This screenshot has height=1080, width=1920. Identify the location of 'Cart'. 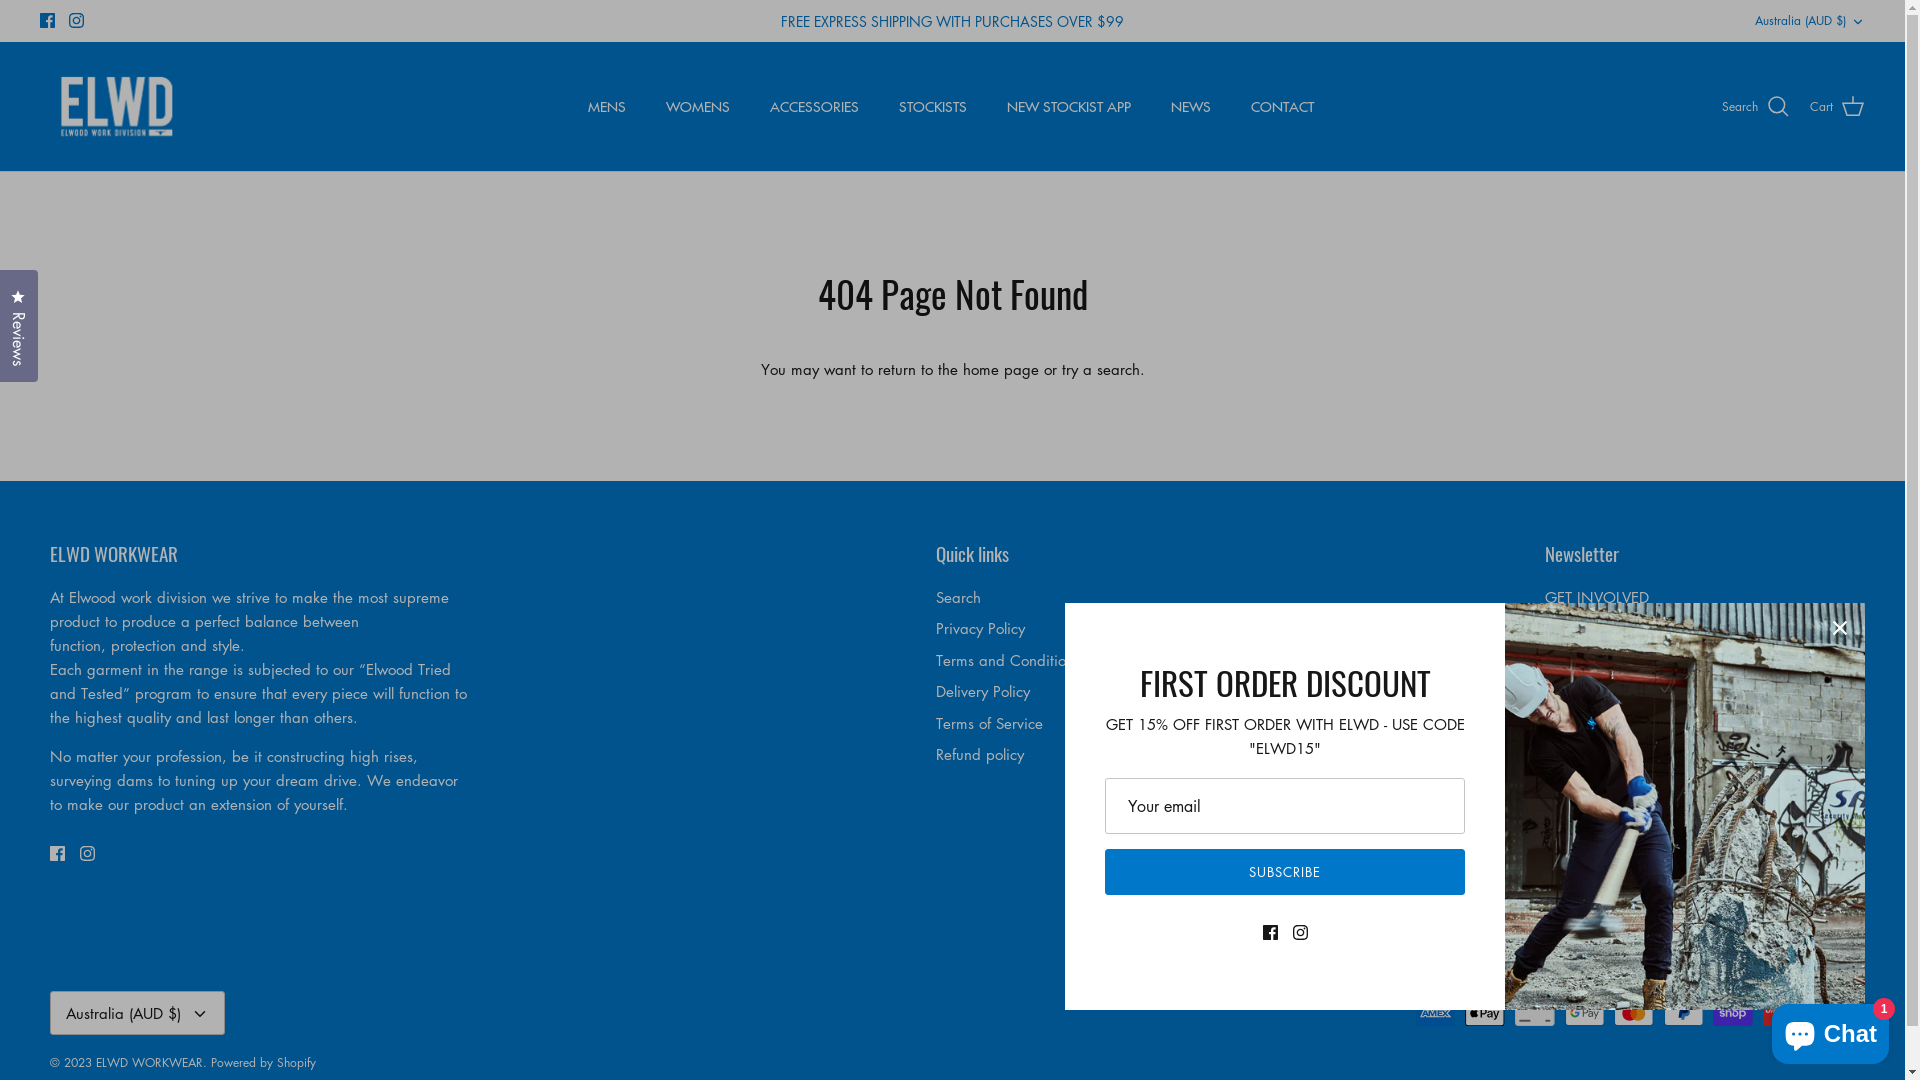
(1837, 107).